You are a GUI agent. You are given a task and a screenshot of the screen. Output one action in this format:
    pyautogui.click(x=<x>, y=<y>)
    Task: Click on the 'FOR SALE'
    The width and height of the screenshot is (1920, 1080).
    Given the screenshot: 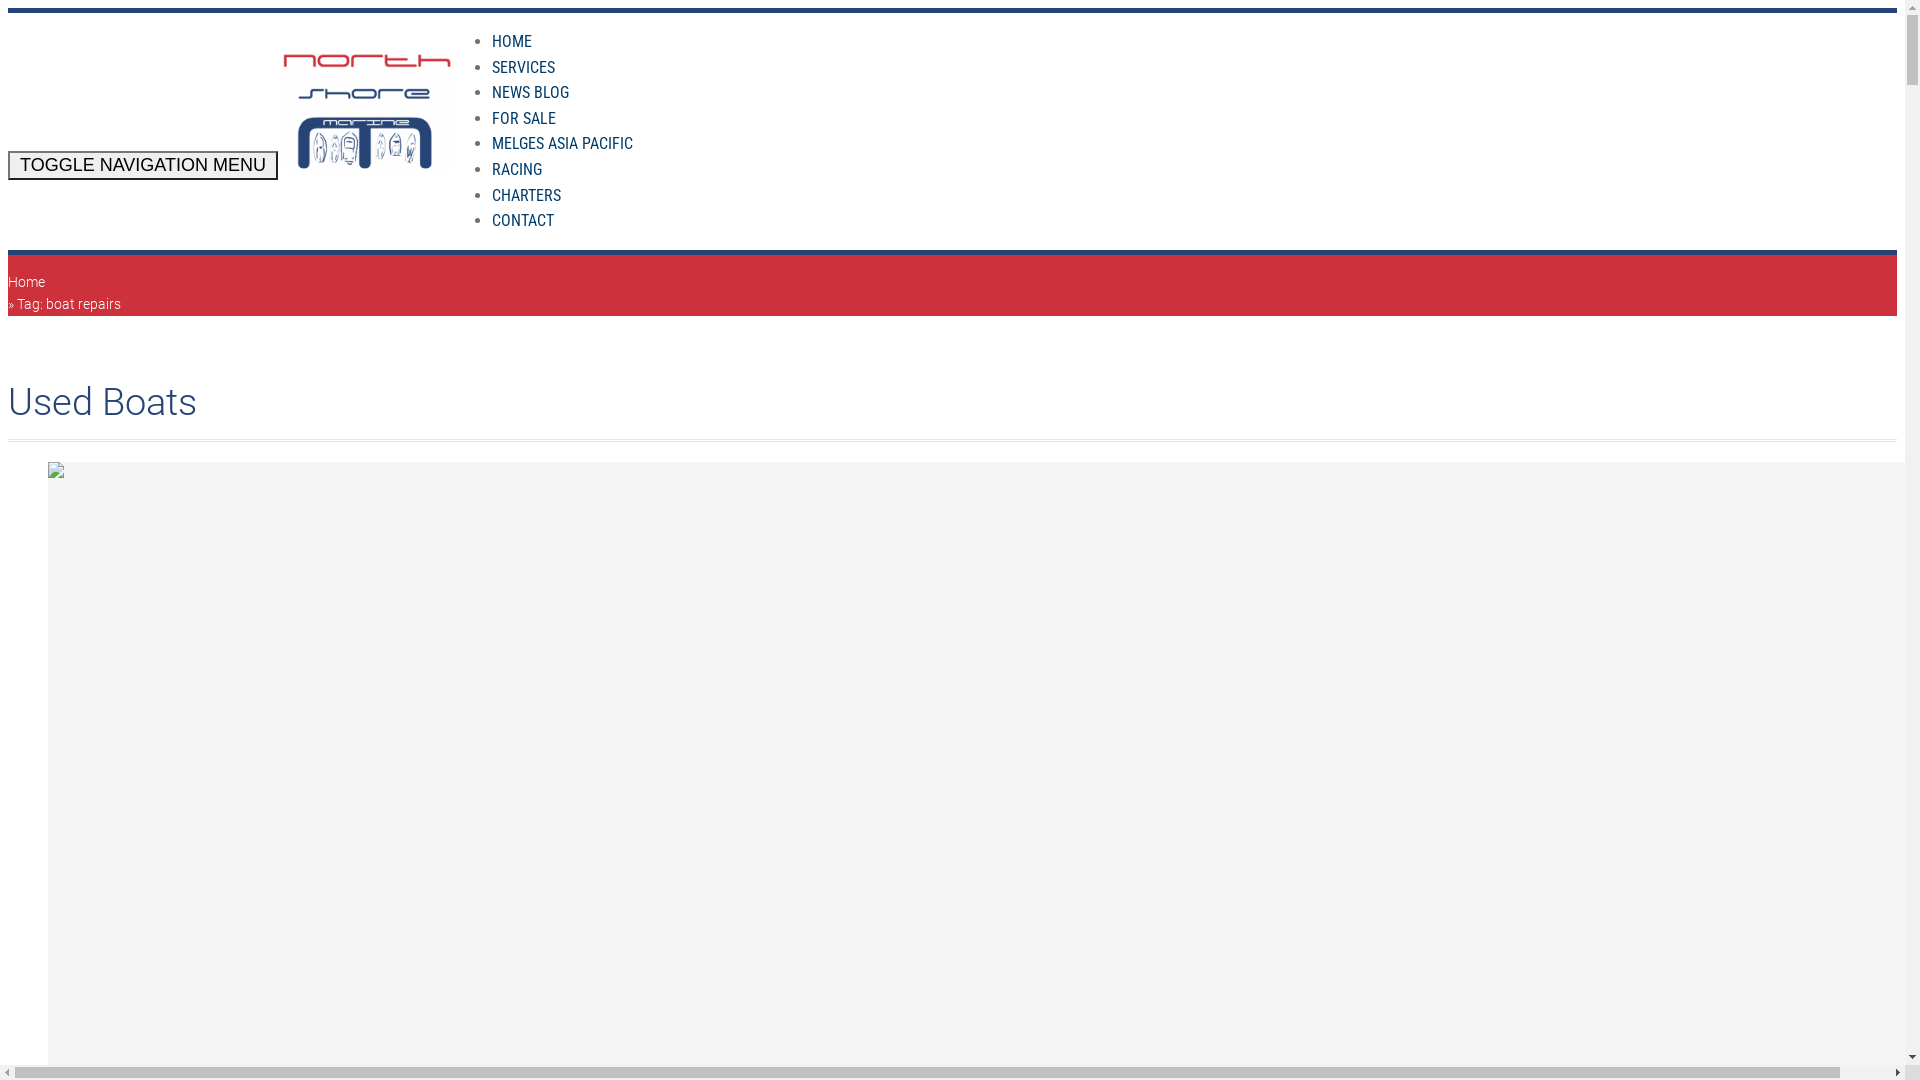 What is the action you would take?
    pyautogui.click(x=523, y=118)
    